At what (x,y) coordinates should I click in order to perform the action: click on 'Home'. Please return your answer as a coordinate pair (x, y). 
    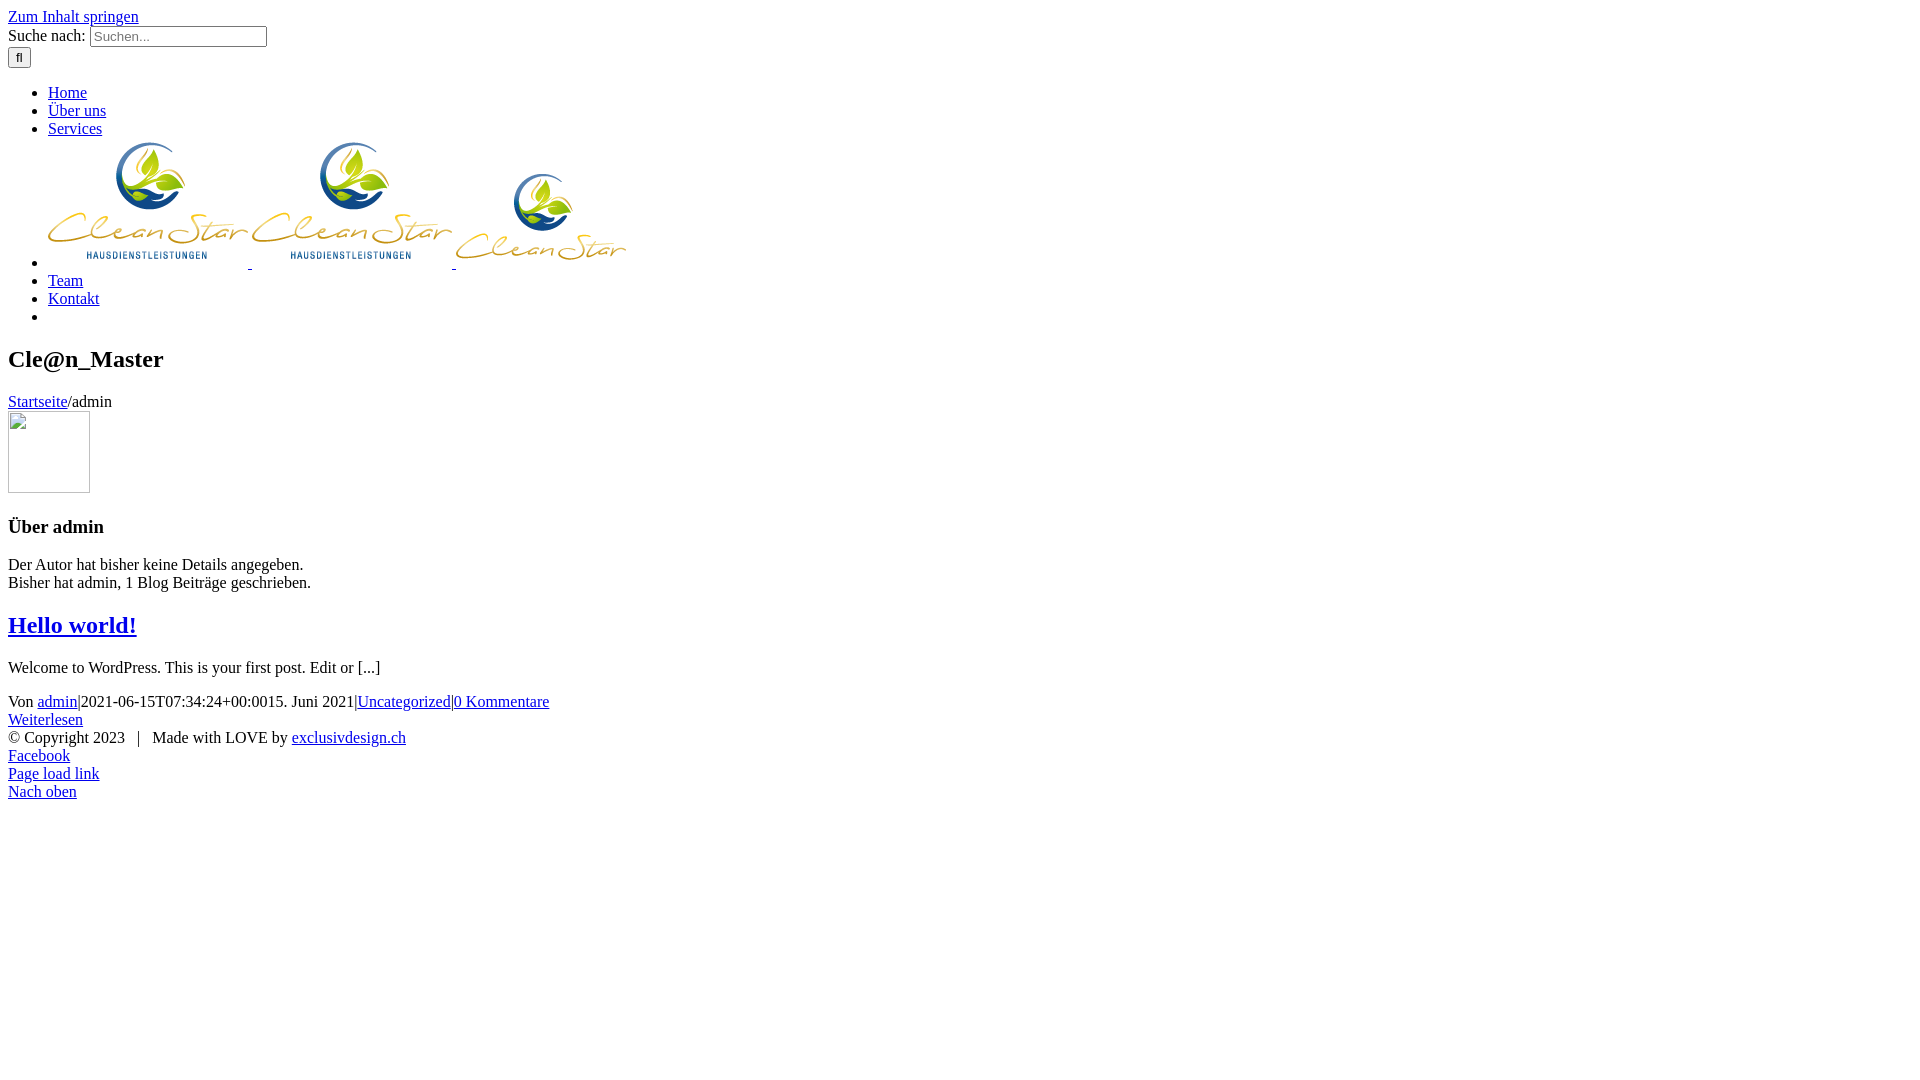
    Looking at the image, I should click on (48, 92).